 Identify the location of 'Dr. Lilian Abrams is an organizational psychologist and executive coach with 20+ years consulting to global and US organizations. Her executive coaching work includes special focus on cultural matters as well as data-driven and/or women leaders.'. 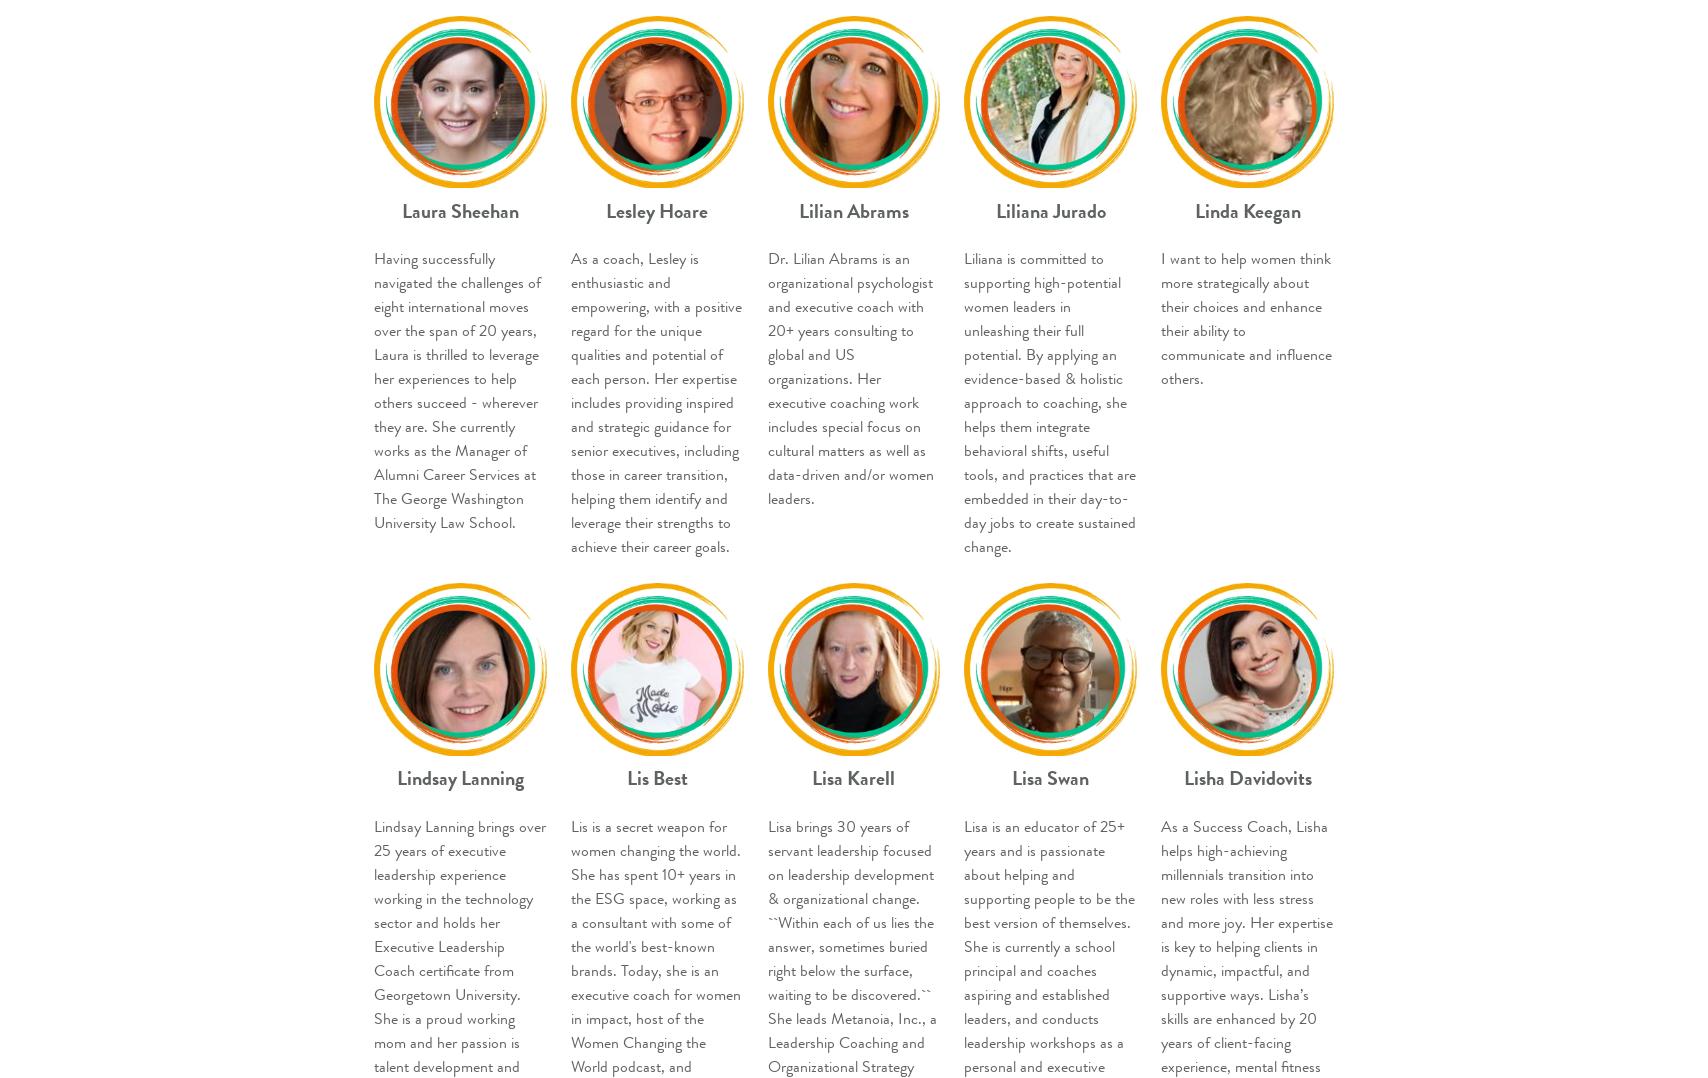
(850, 379).